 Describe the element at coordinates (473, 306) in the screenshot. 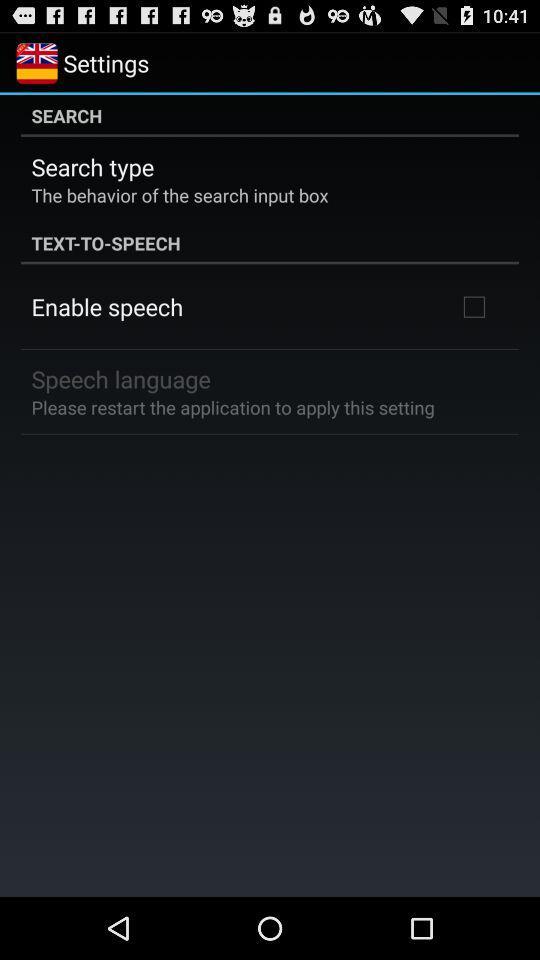

I see `icon below the text-to-speech app` at that location.